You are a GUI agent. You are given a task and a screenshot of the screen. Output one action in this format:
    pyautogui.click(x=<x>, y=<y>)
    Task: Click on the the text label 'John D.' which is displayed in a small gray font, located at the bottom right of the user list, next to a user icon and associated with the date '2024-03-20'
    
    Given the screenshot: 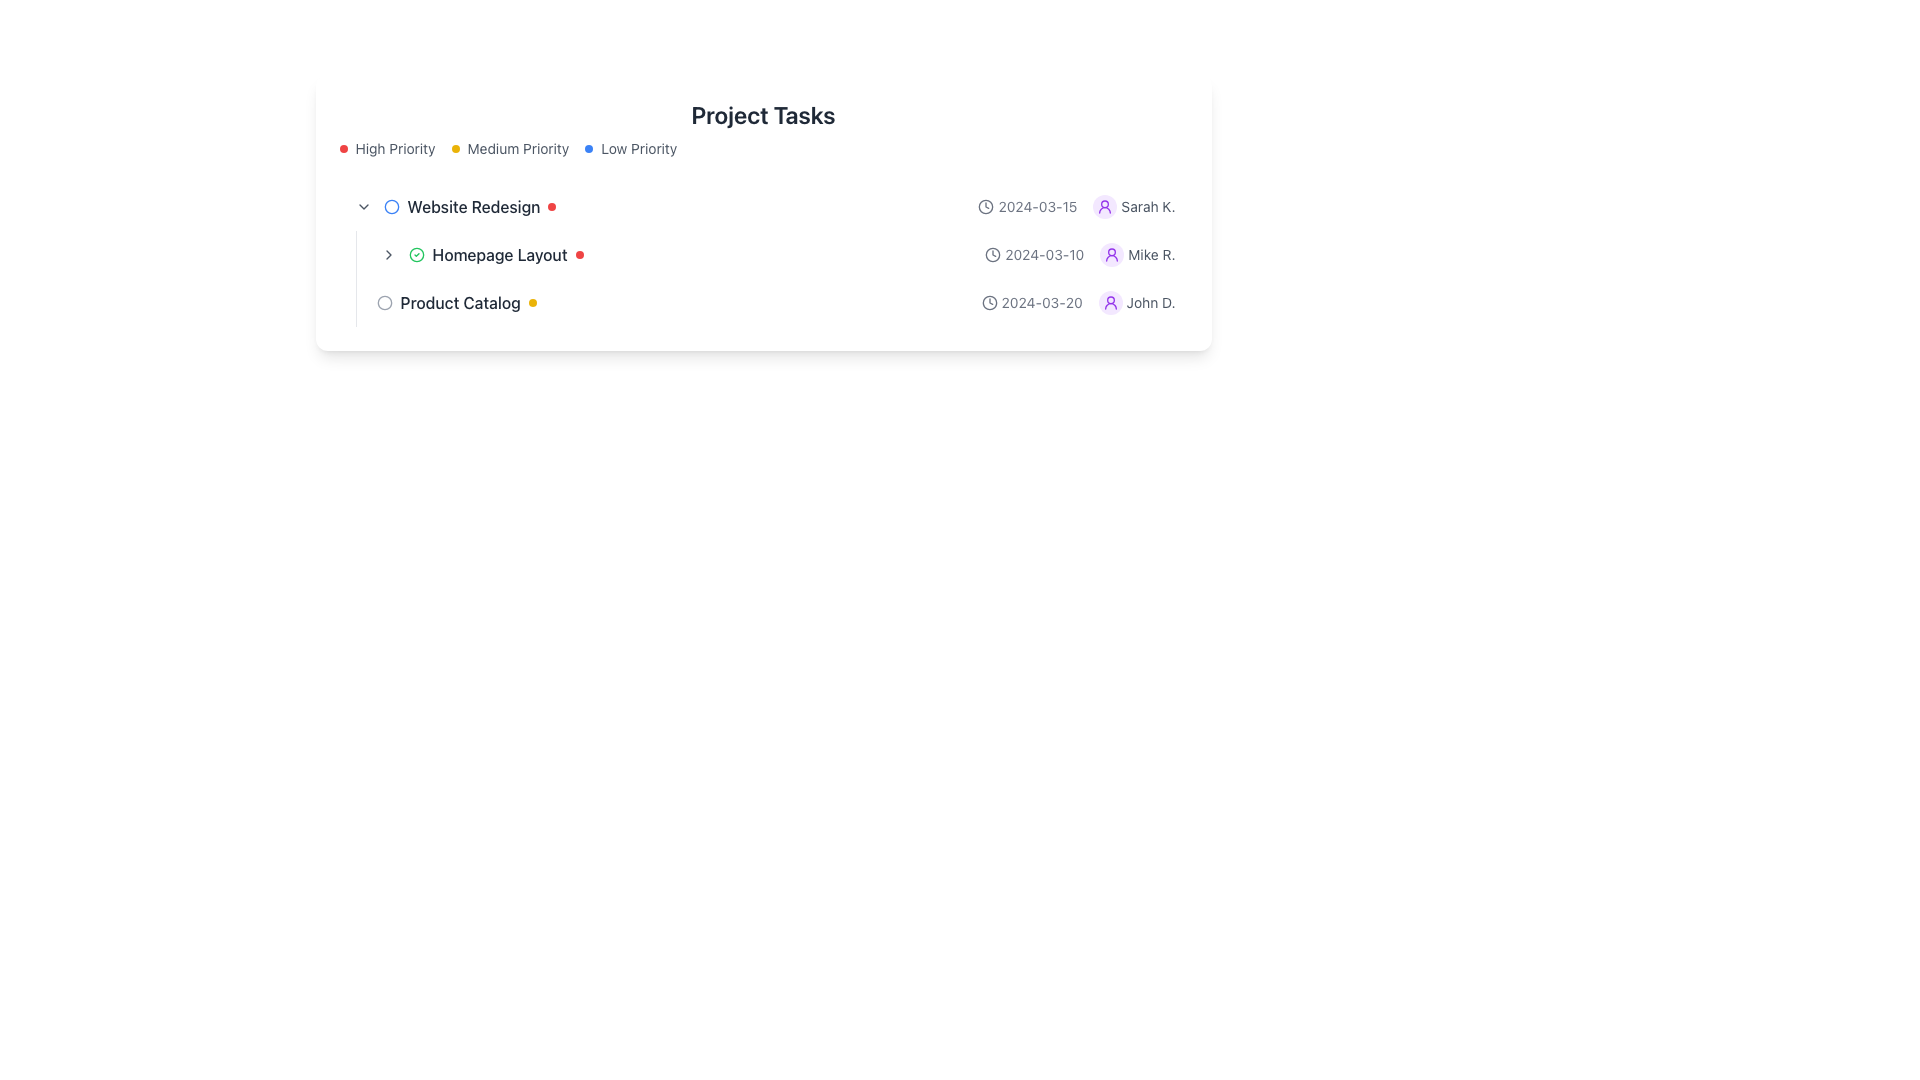 What is the action you would take?
    pyautogui.click(x=1151, y=303)
    